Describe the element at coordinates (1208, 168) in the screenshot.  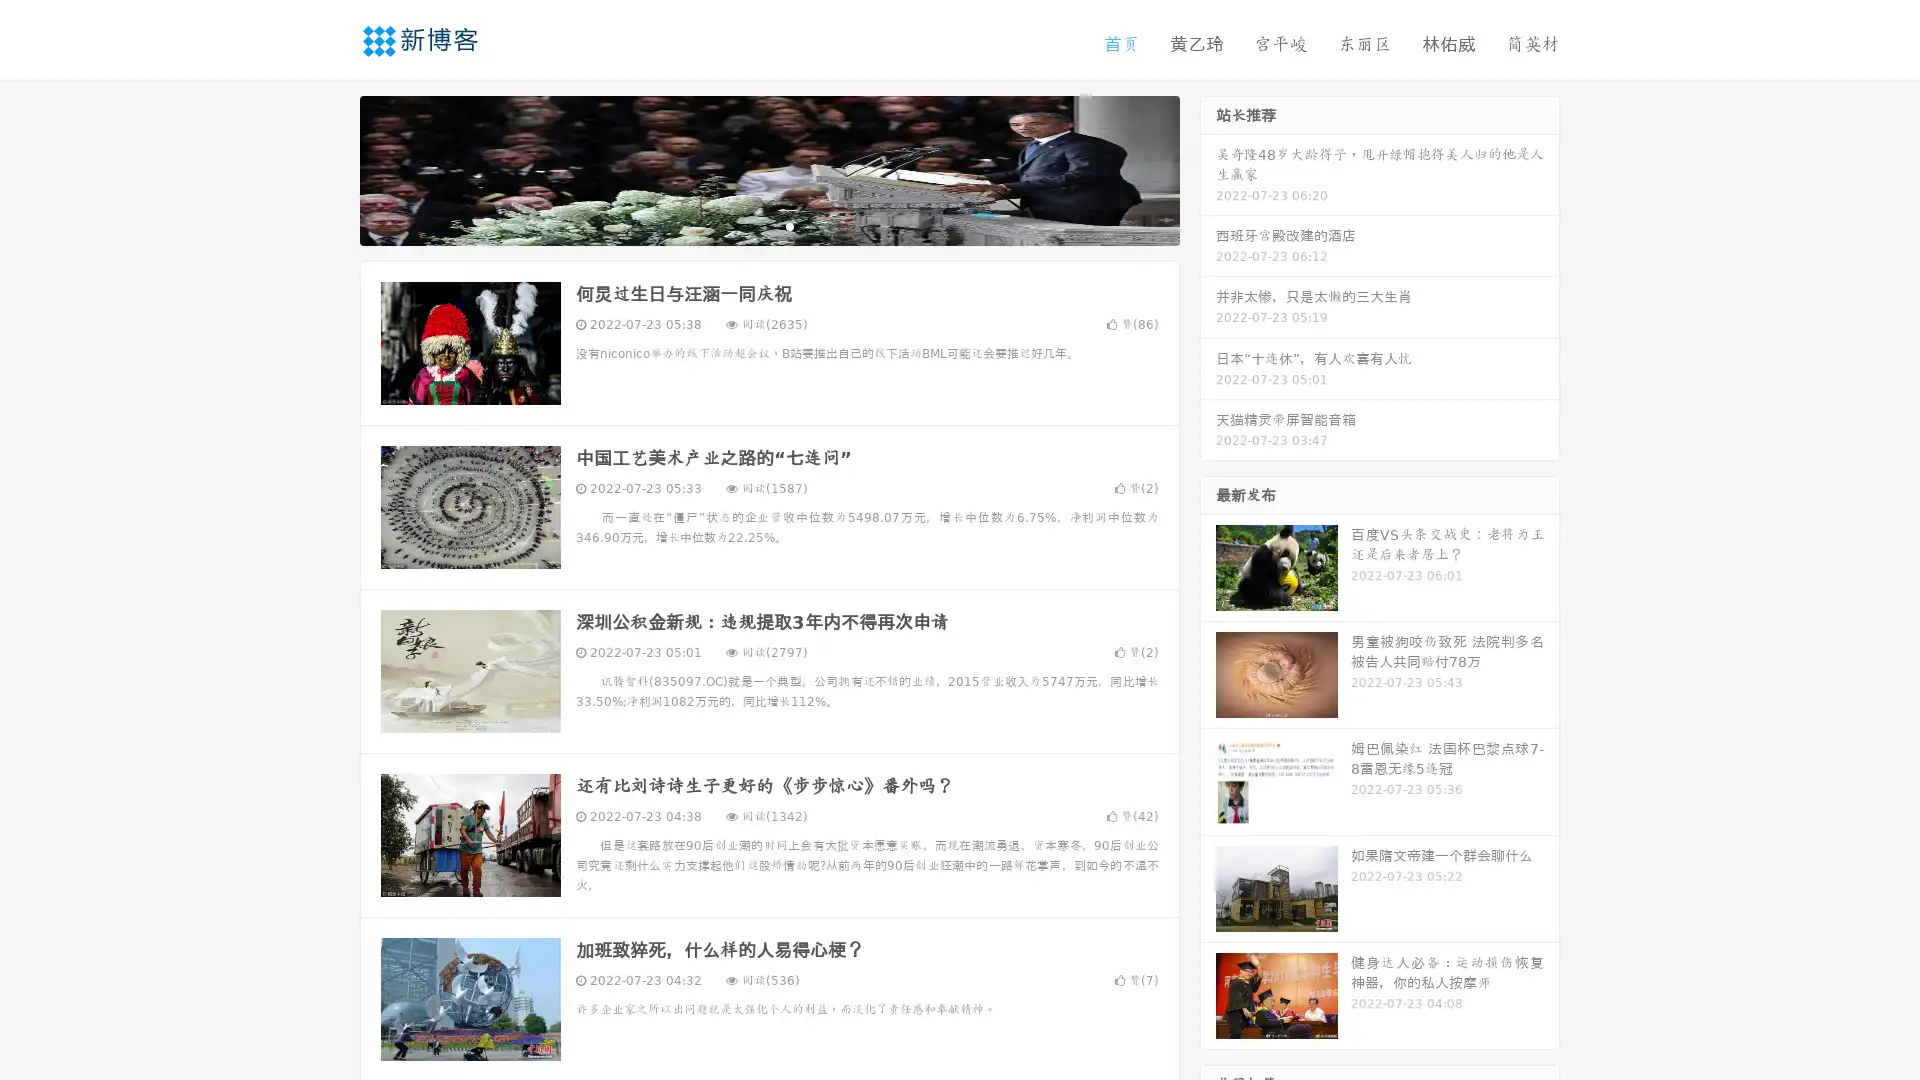
I see `Next slide` at that location.